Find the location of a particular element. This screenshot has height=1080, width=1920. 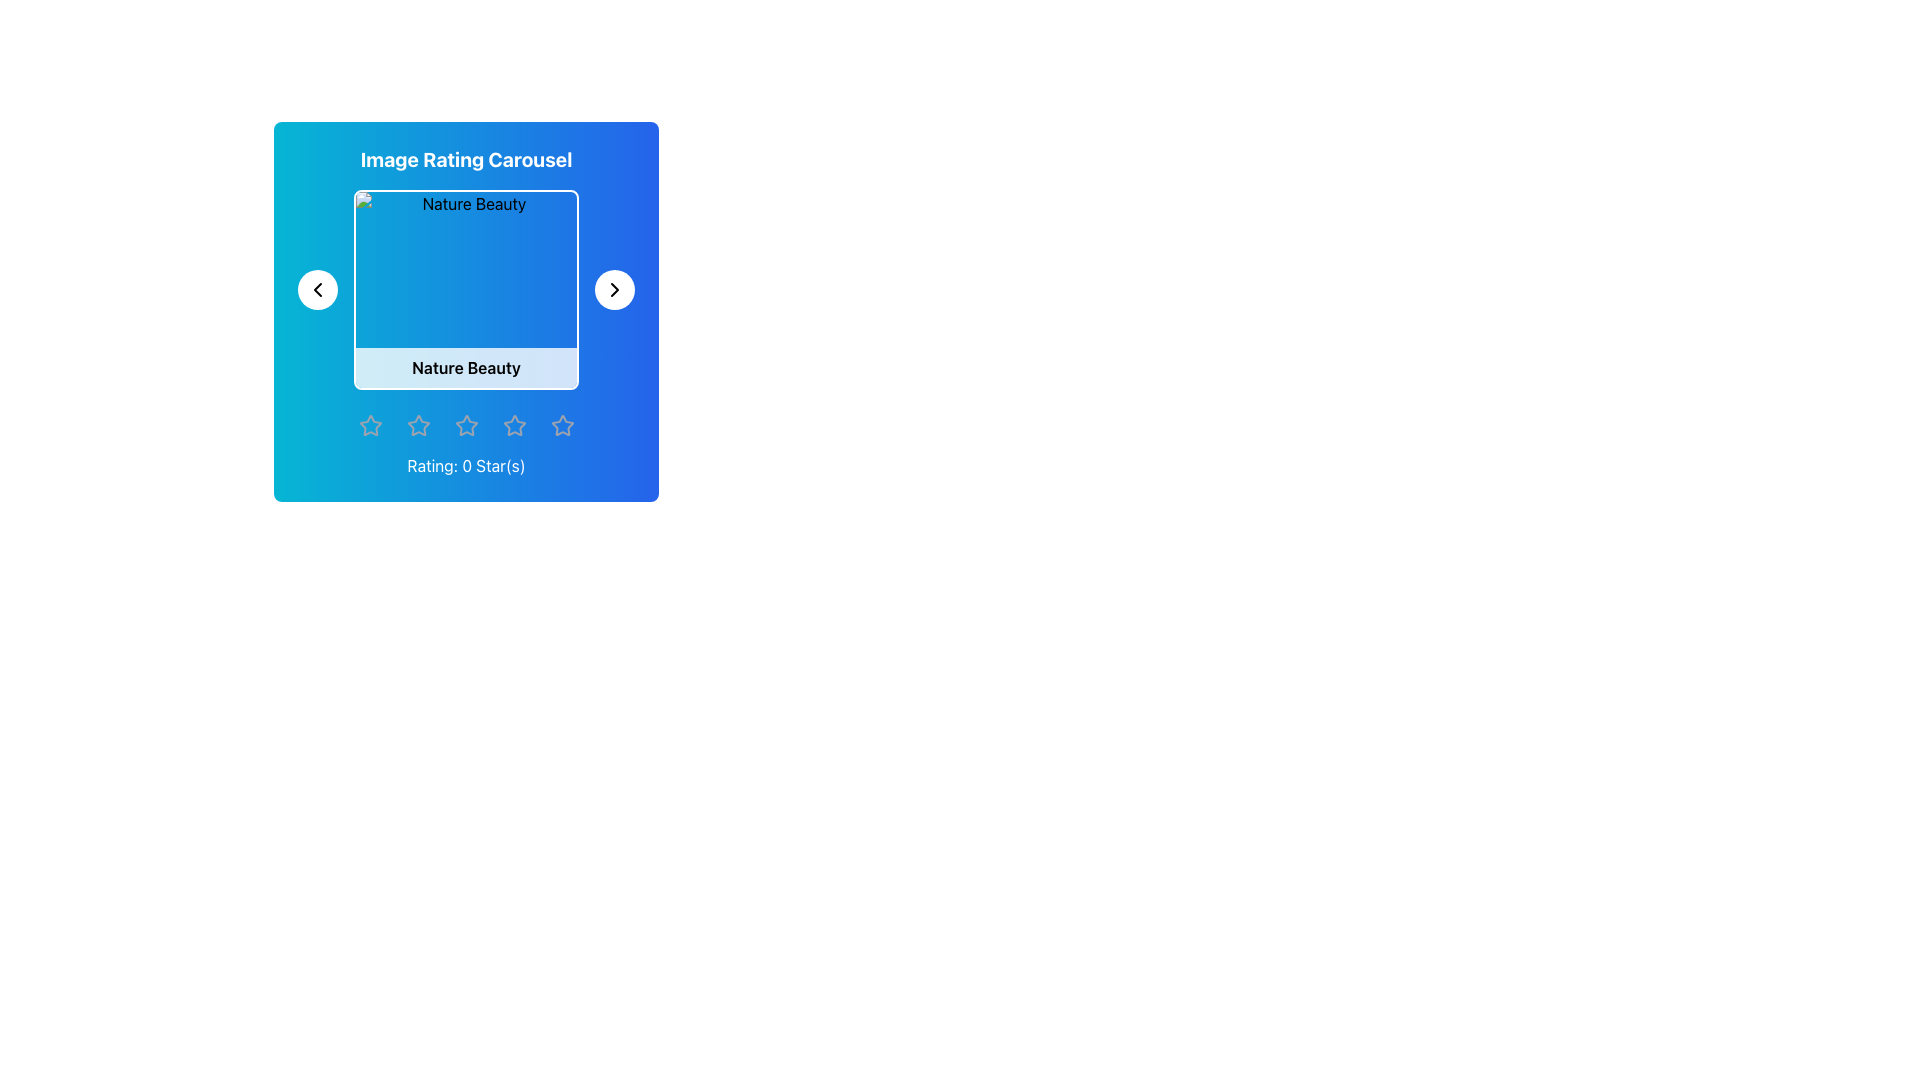

the first clickable star icon in the horizontal row of rating stars located at the bottom of the image rating carousel is located at coordinates (370, 424).